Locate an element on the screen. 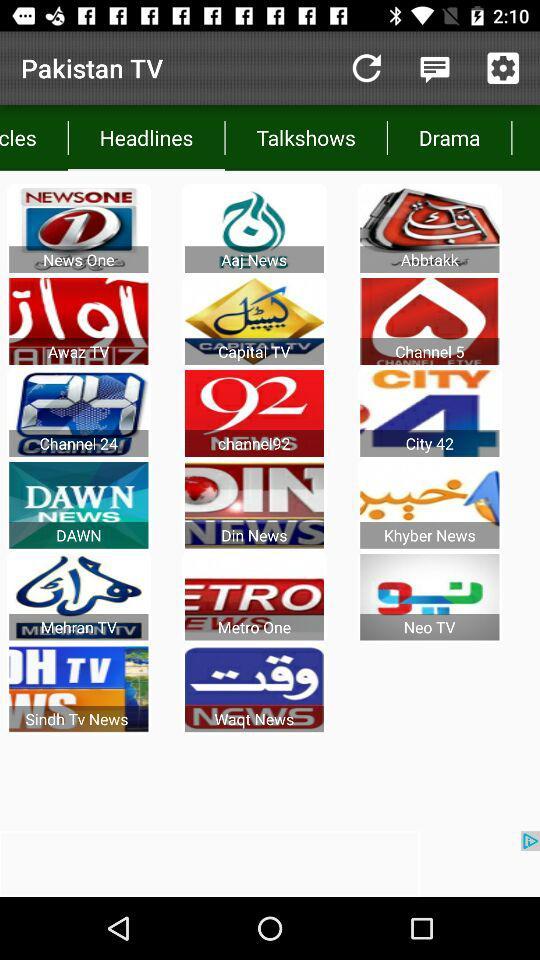 This screenshot has width=540, height=960. todas las noticias del dia is located at coordinates (502, 68).